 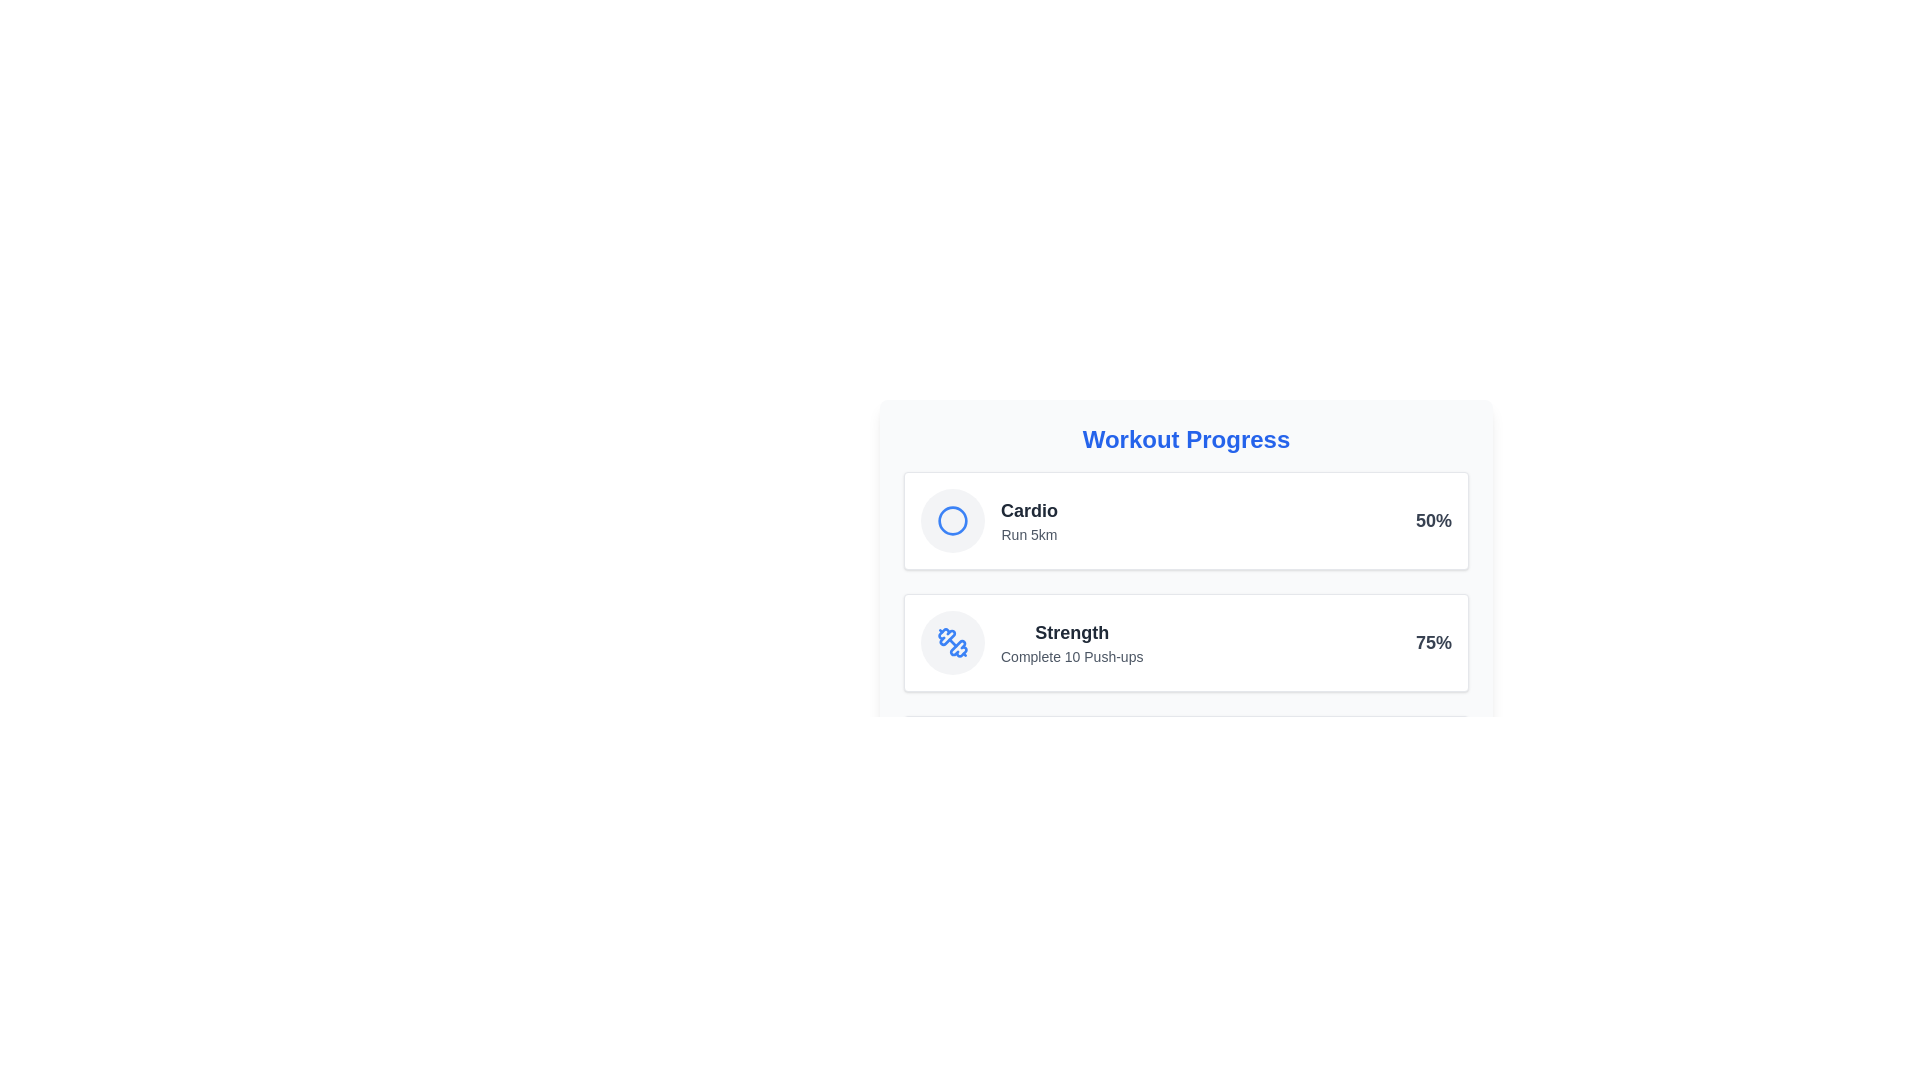 What do you see at coordinates (952, 643) in the screenshot?
I see `the circular icon with a light gray background and a blue dumbbell symbol, located to the left of the 'Strength' text in the second card under the 'Workout Progress' section` at bounding box center [952, 643].